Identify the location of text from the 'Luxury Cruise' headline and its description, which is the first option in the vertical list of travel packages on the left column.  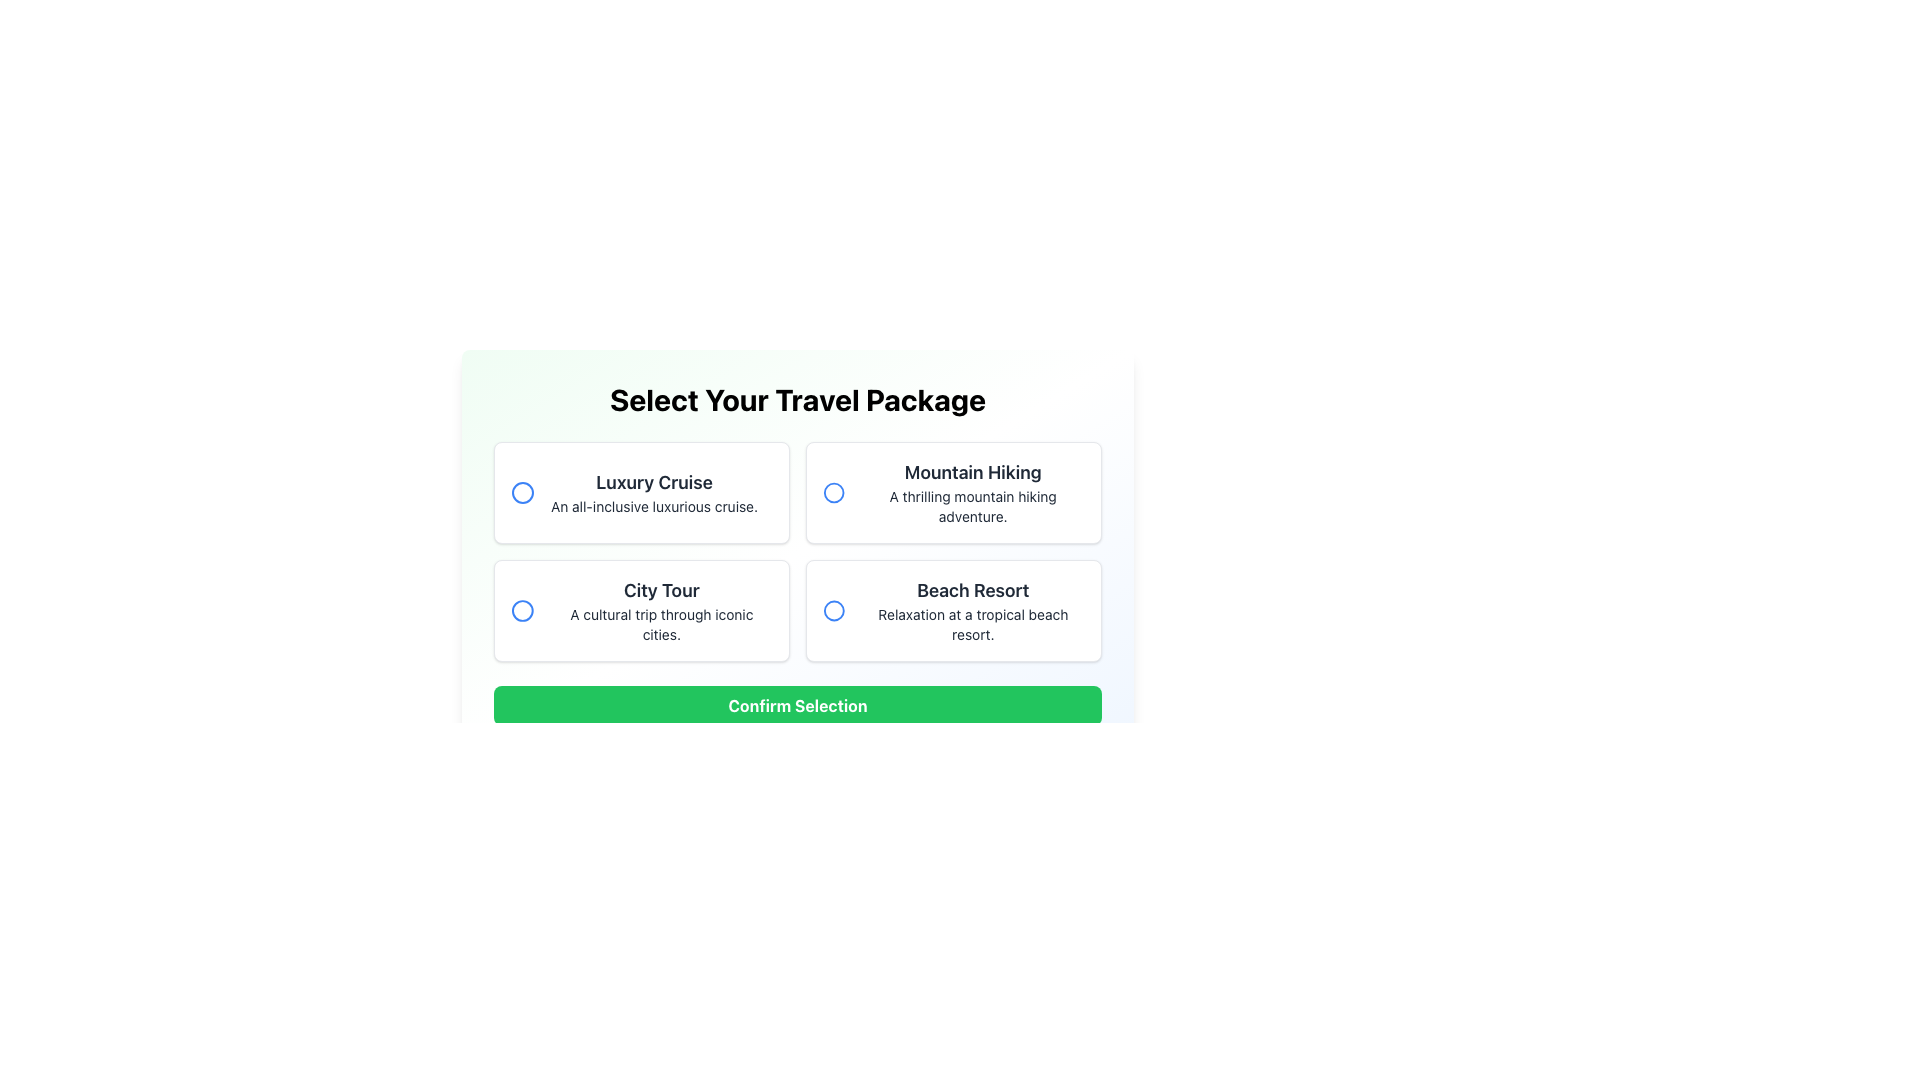
(654, 493).